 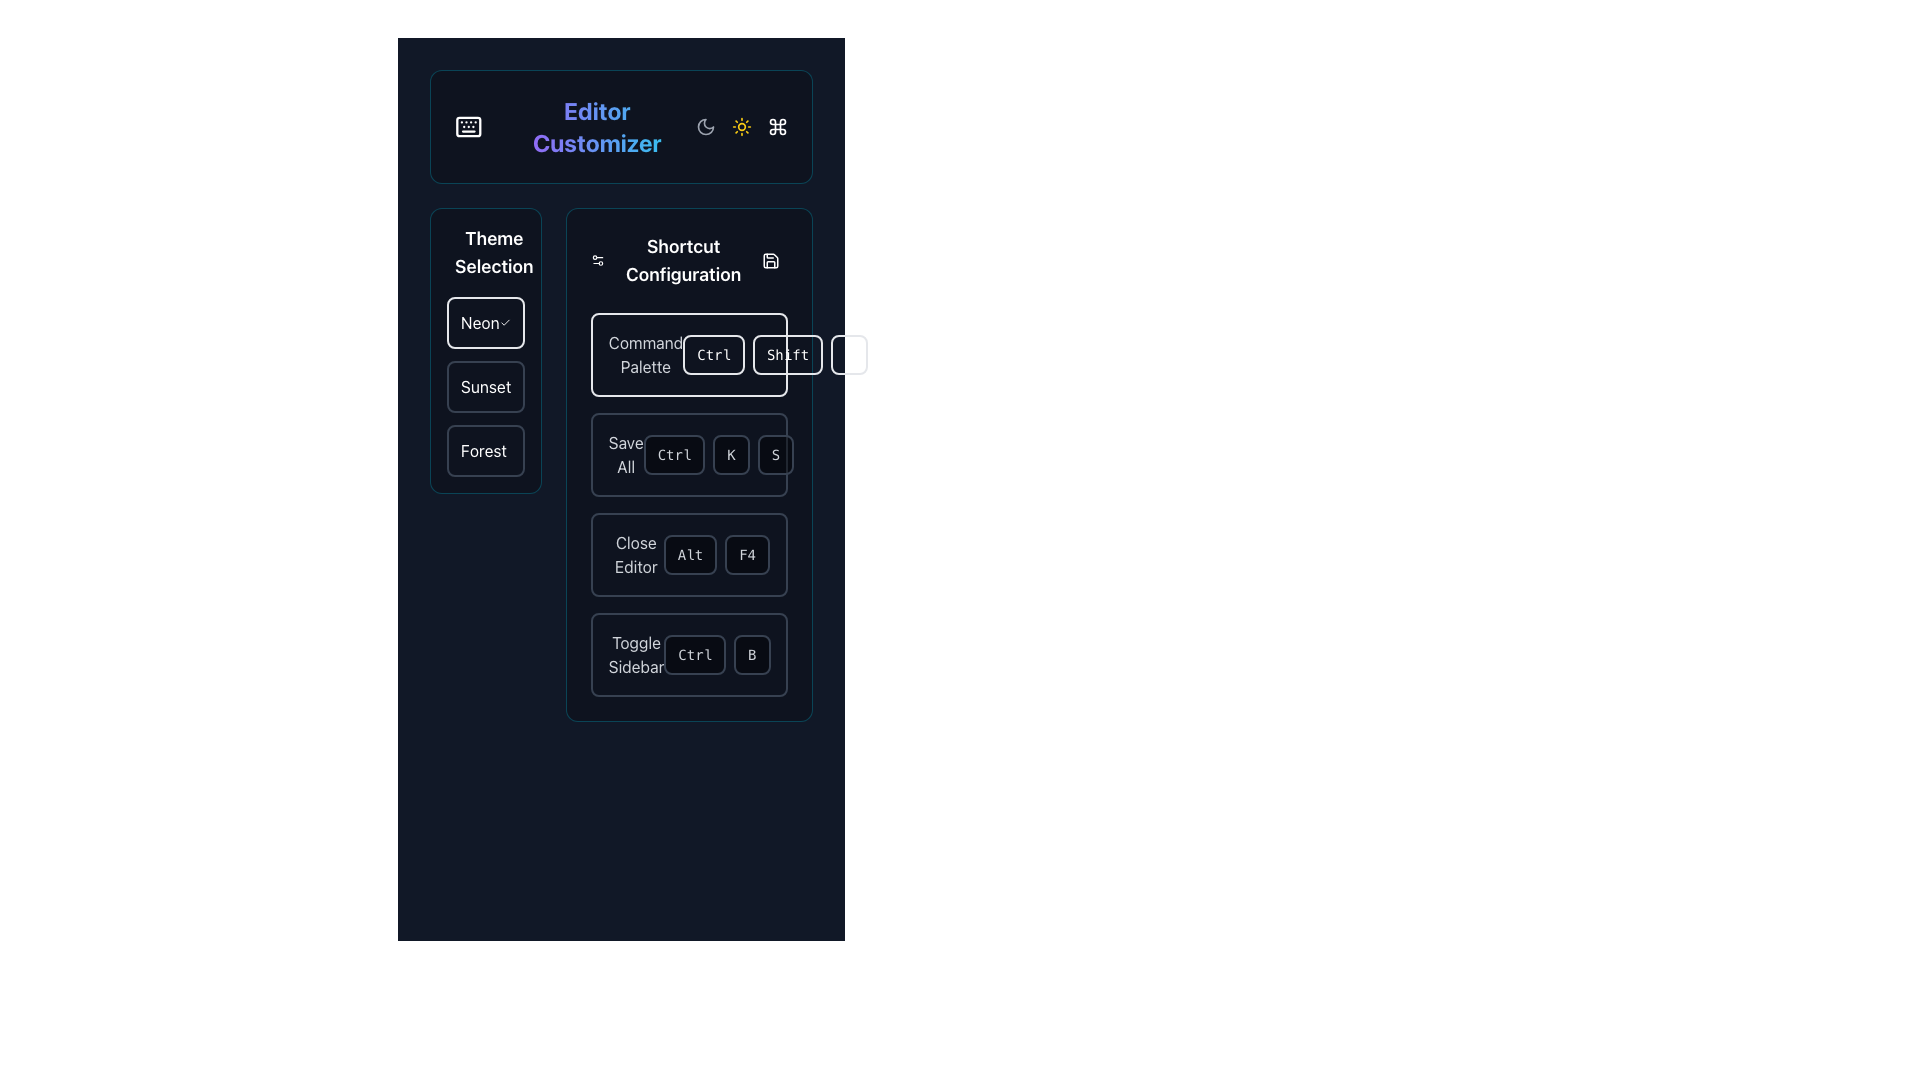 I want to click on the 'S' shortcut key button in the 'Save All' group to simulate a key press, so click(x=775, y=455).